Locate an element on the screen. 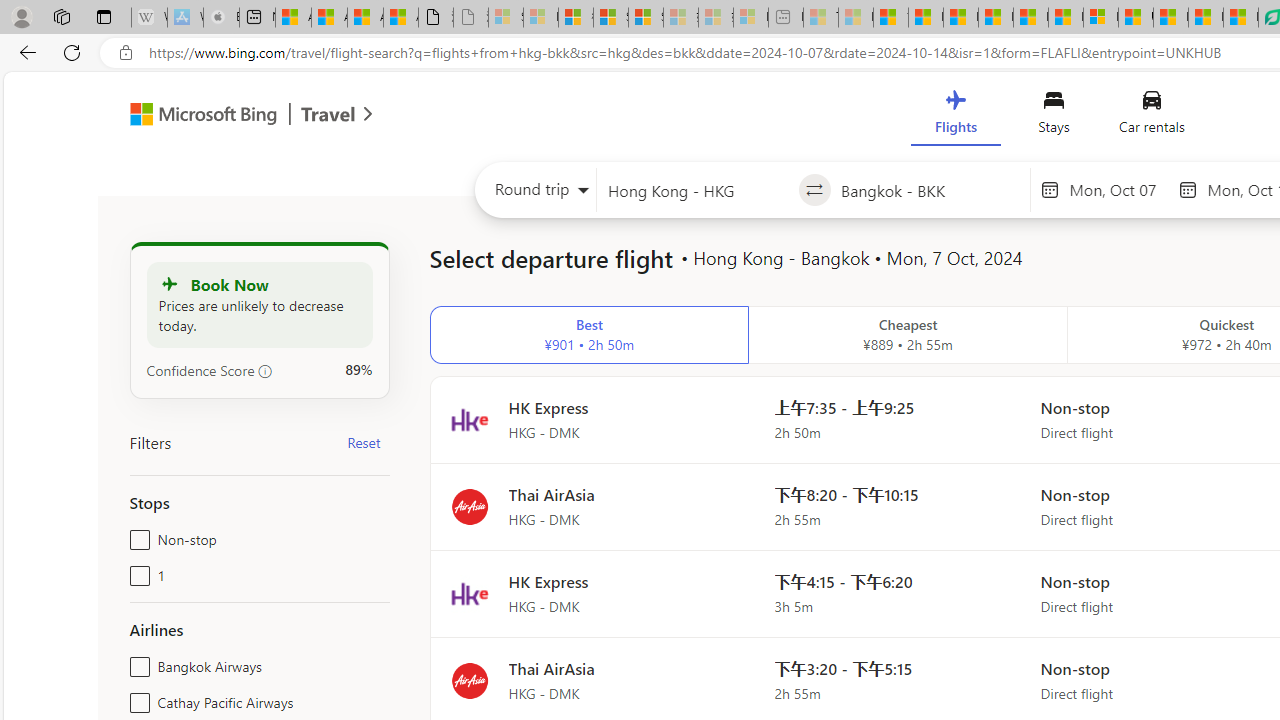  'Swap source and destination' is located at coordinates (814, 190).